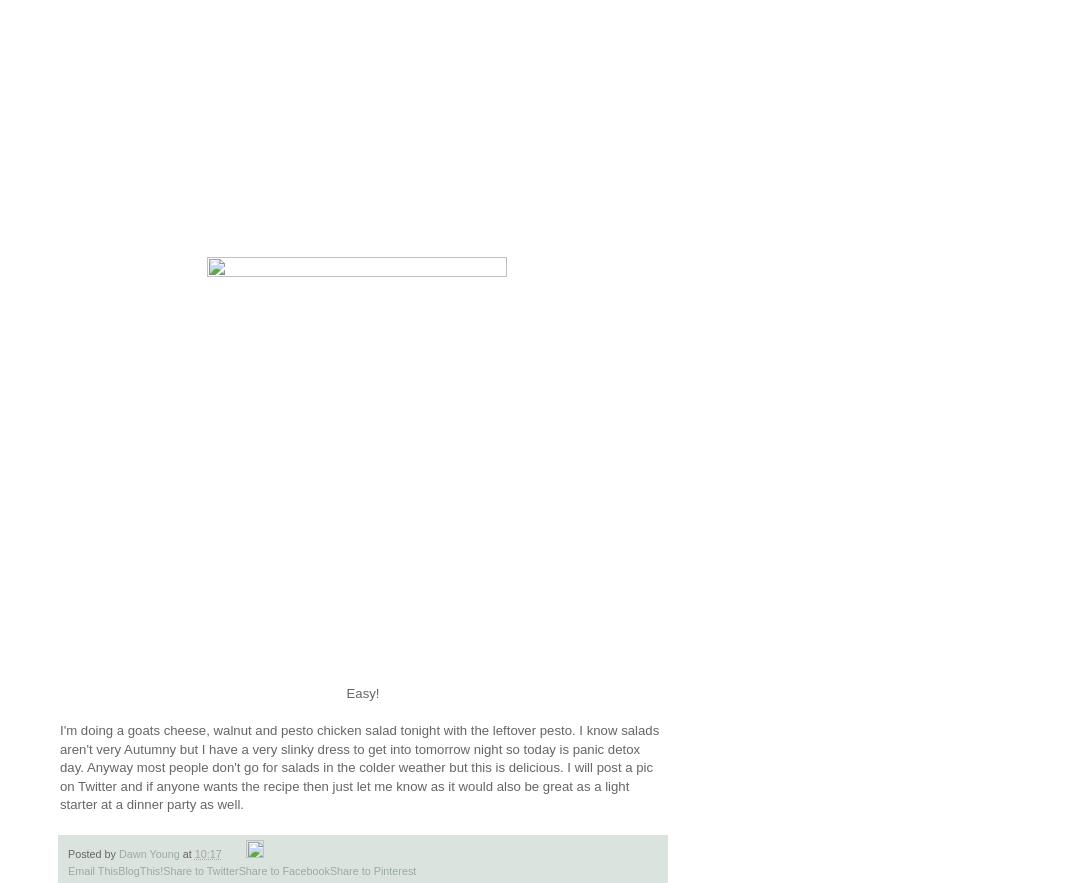 The width and height of the screenshot is (1068, 883). Describe the element at coordinates (200, 869) in the screenshot. I see `'Share to Twitter'` at that location.